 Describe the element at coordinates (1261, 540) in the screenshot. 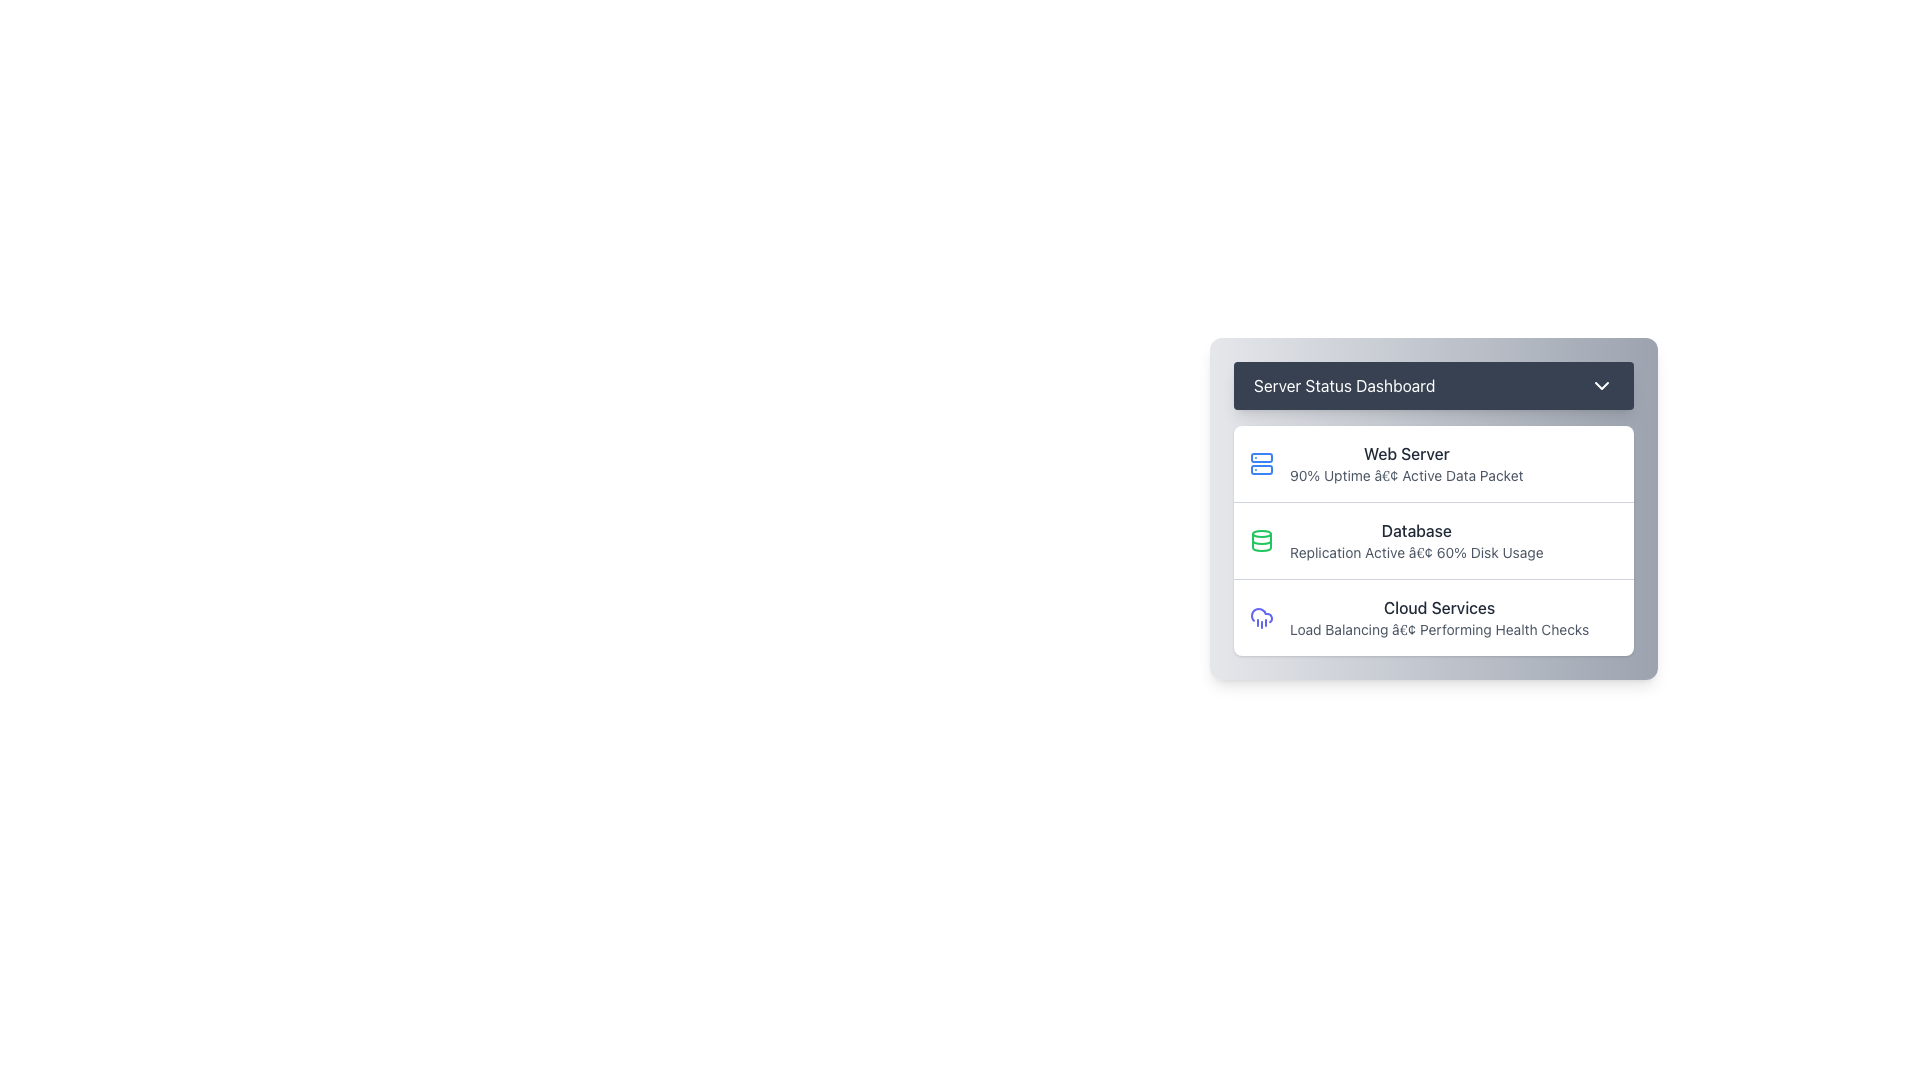

I see `the visual indicator icon for the database section located in the 'Database' card of the 'Server Status Dashboard'` at that location.